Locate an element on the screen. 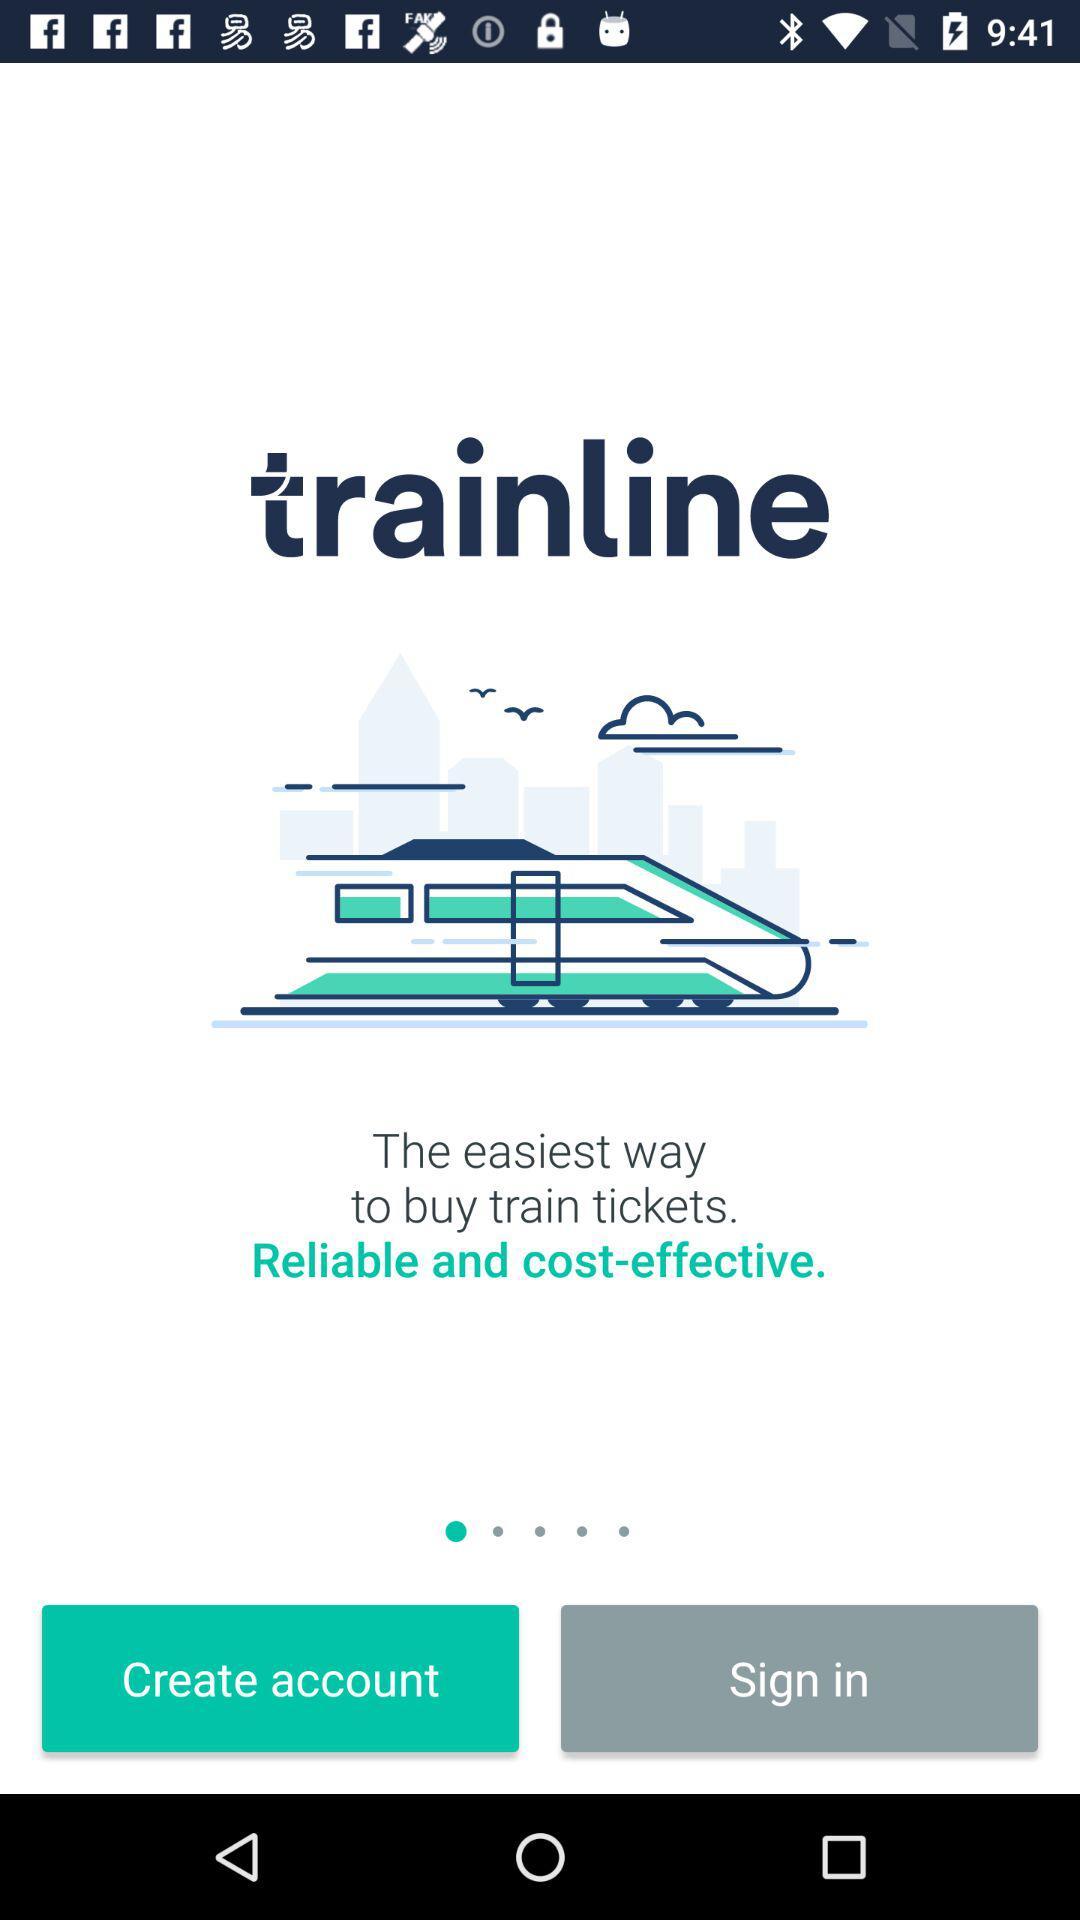 This screenshot has width=1080, height=1920. icon at the bottom left corner is located at coordinates (280, 1678).